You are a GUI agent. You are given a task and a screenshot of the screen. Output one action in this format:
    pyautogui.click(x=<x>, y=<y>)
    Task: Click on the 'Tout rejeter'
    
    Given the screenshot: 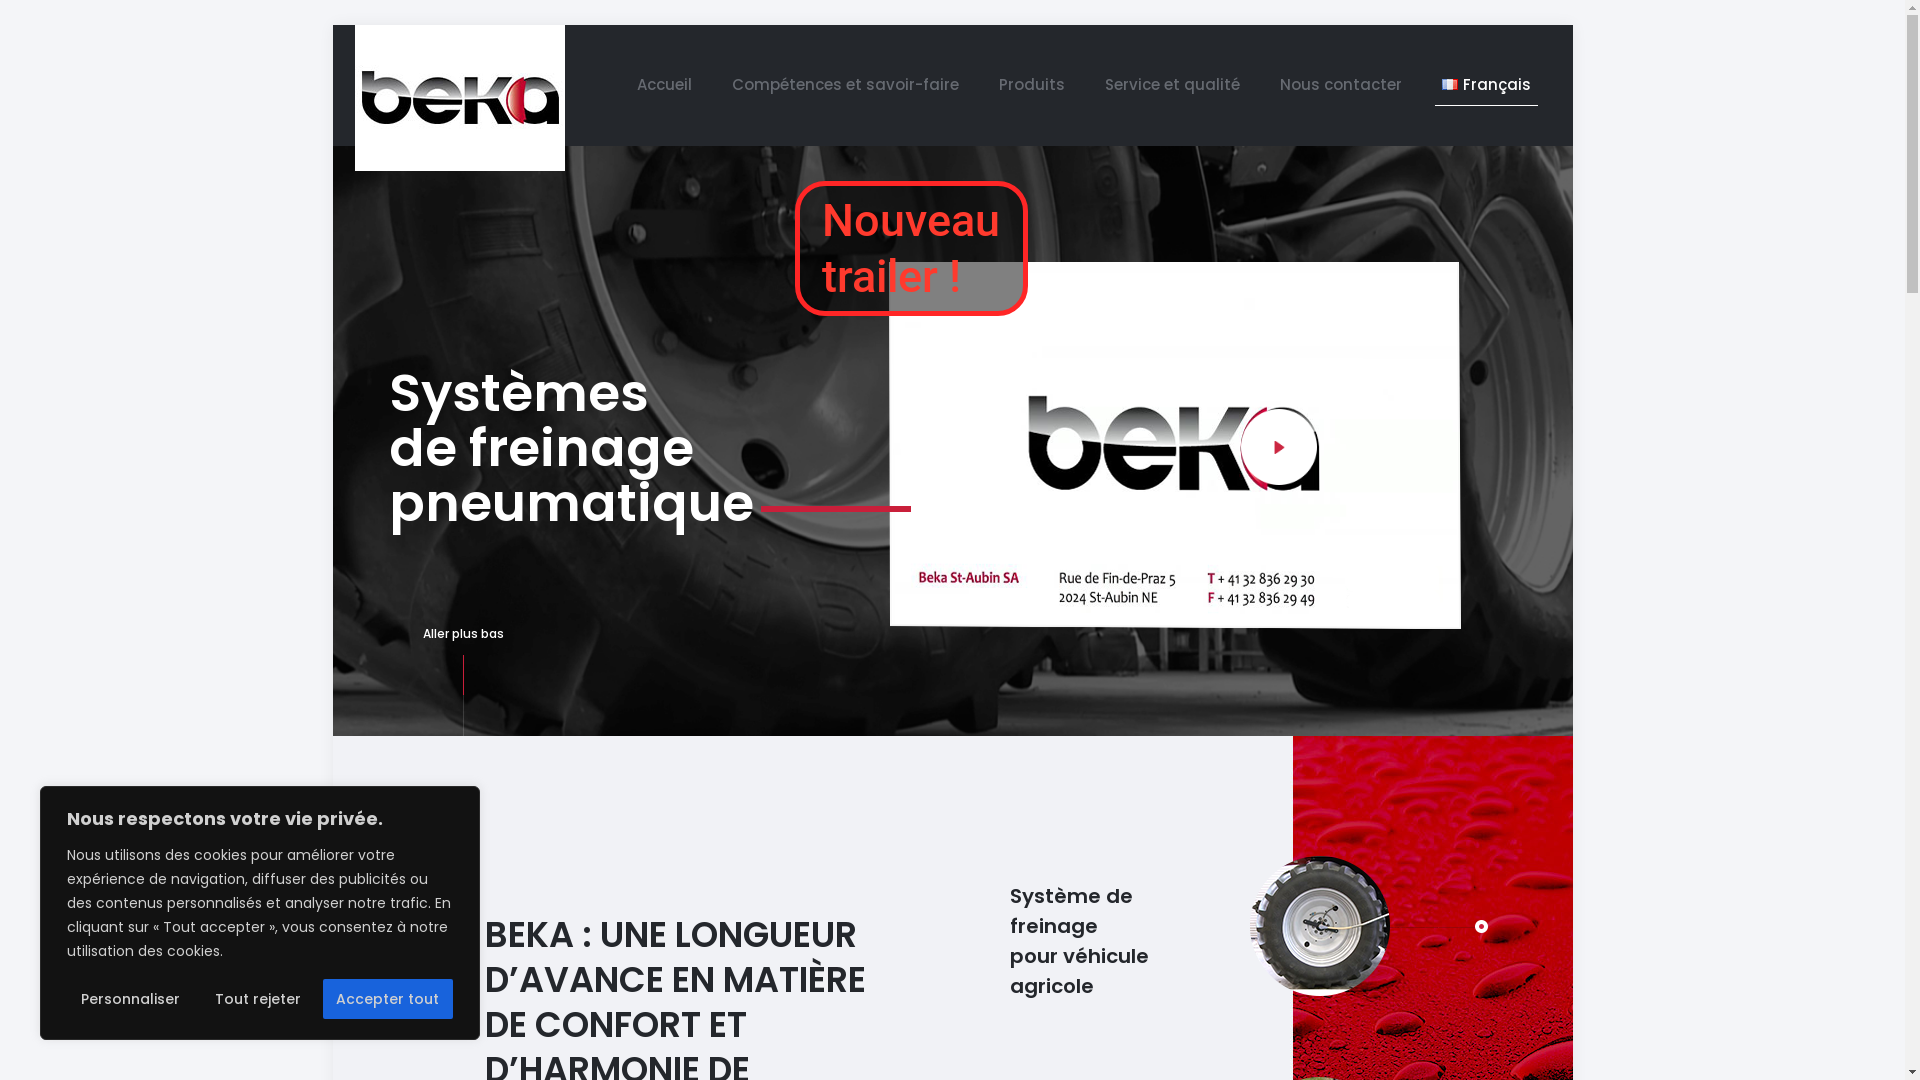 What is the action you would take?
    pyautogui.click(x=201, y=999)
    